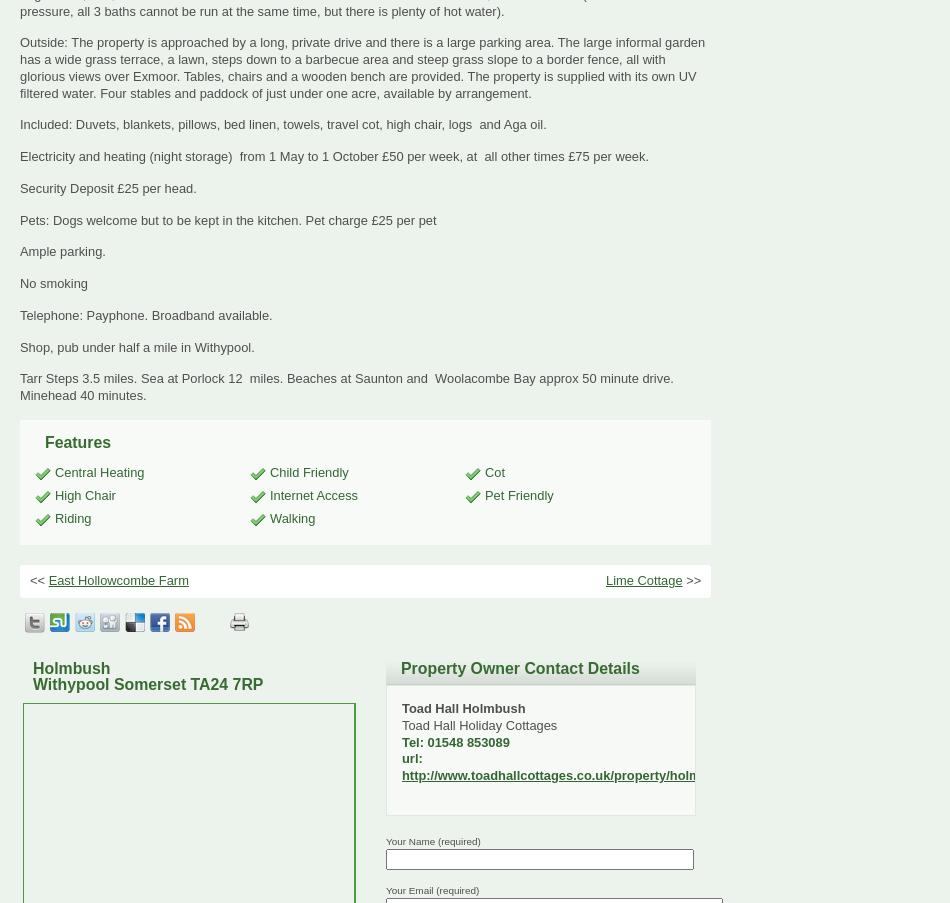  What do you see at coordinates (432, 840) in the screenshot?
I see `'Your Name (required)'` at bounding box center [432, 840].